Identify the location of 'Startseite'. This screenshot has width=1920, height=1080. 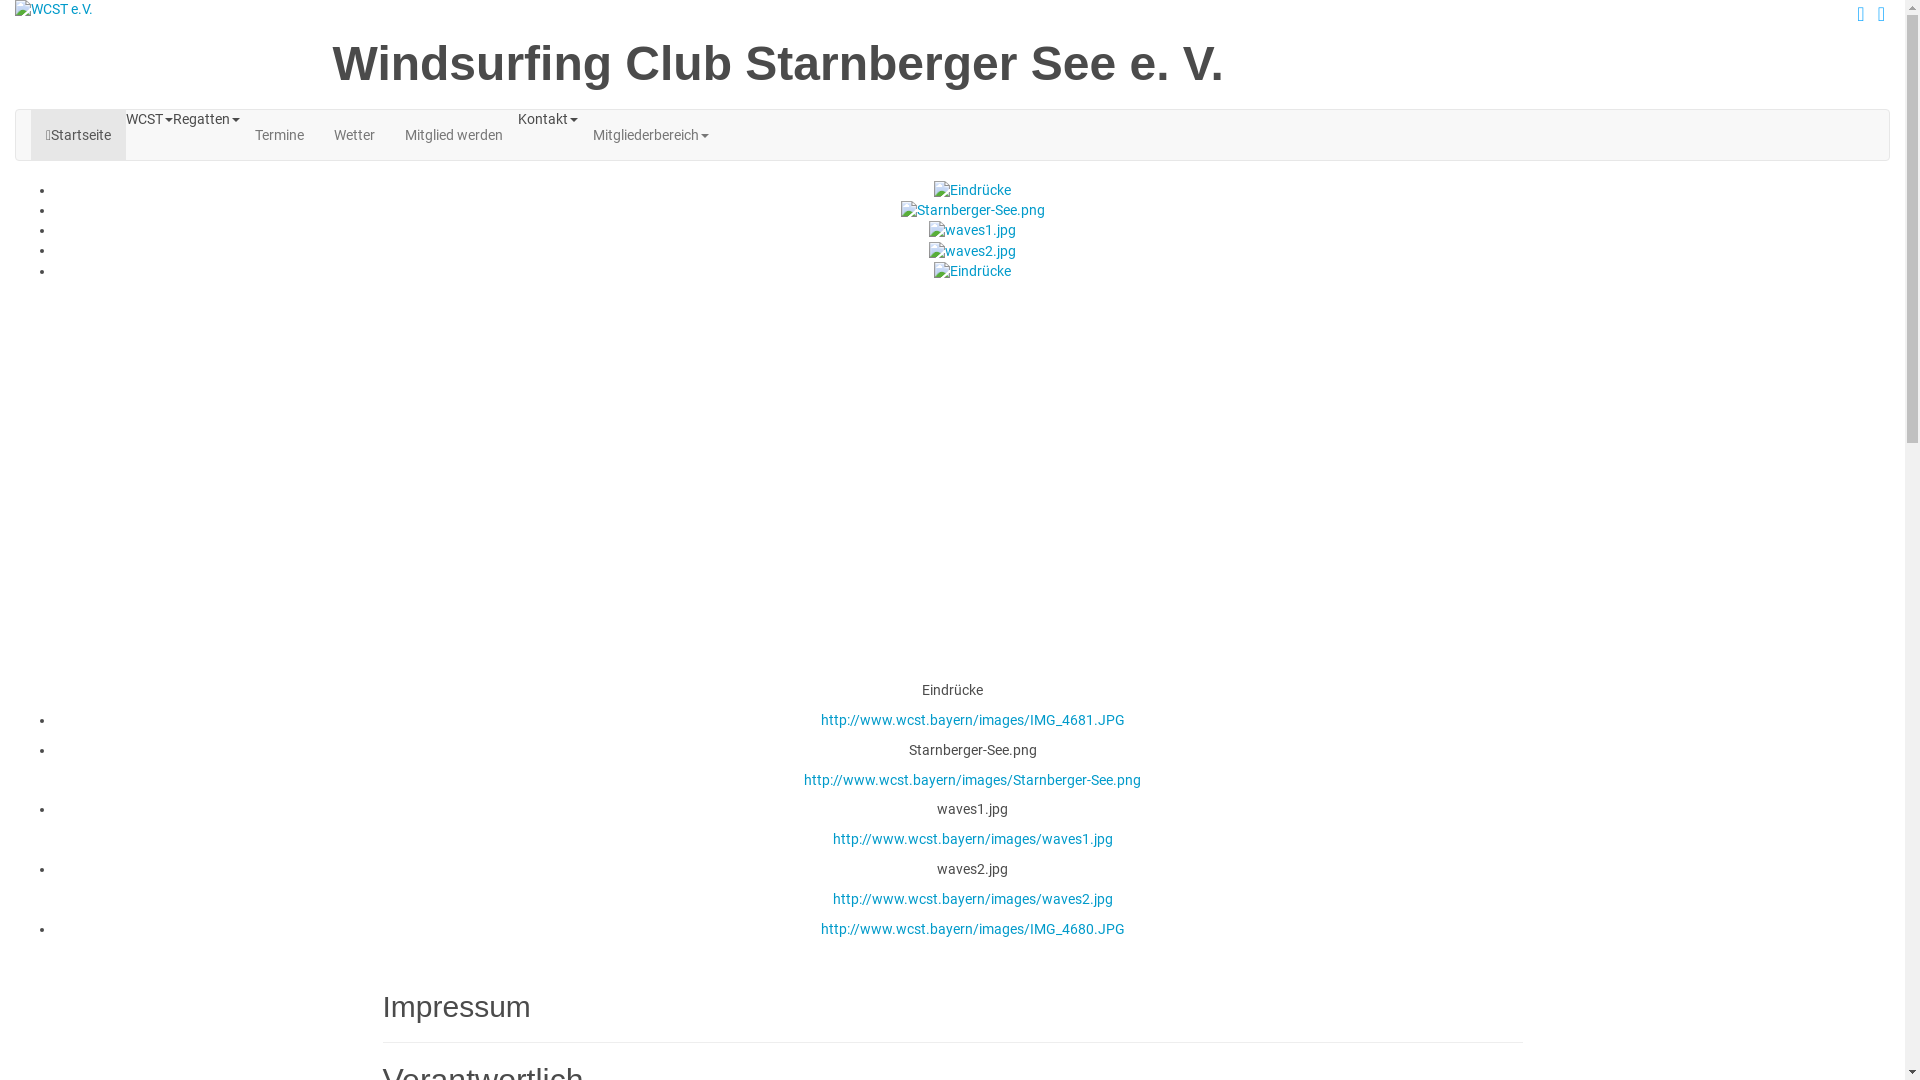
(78, 135).